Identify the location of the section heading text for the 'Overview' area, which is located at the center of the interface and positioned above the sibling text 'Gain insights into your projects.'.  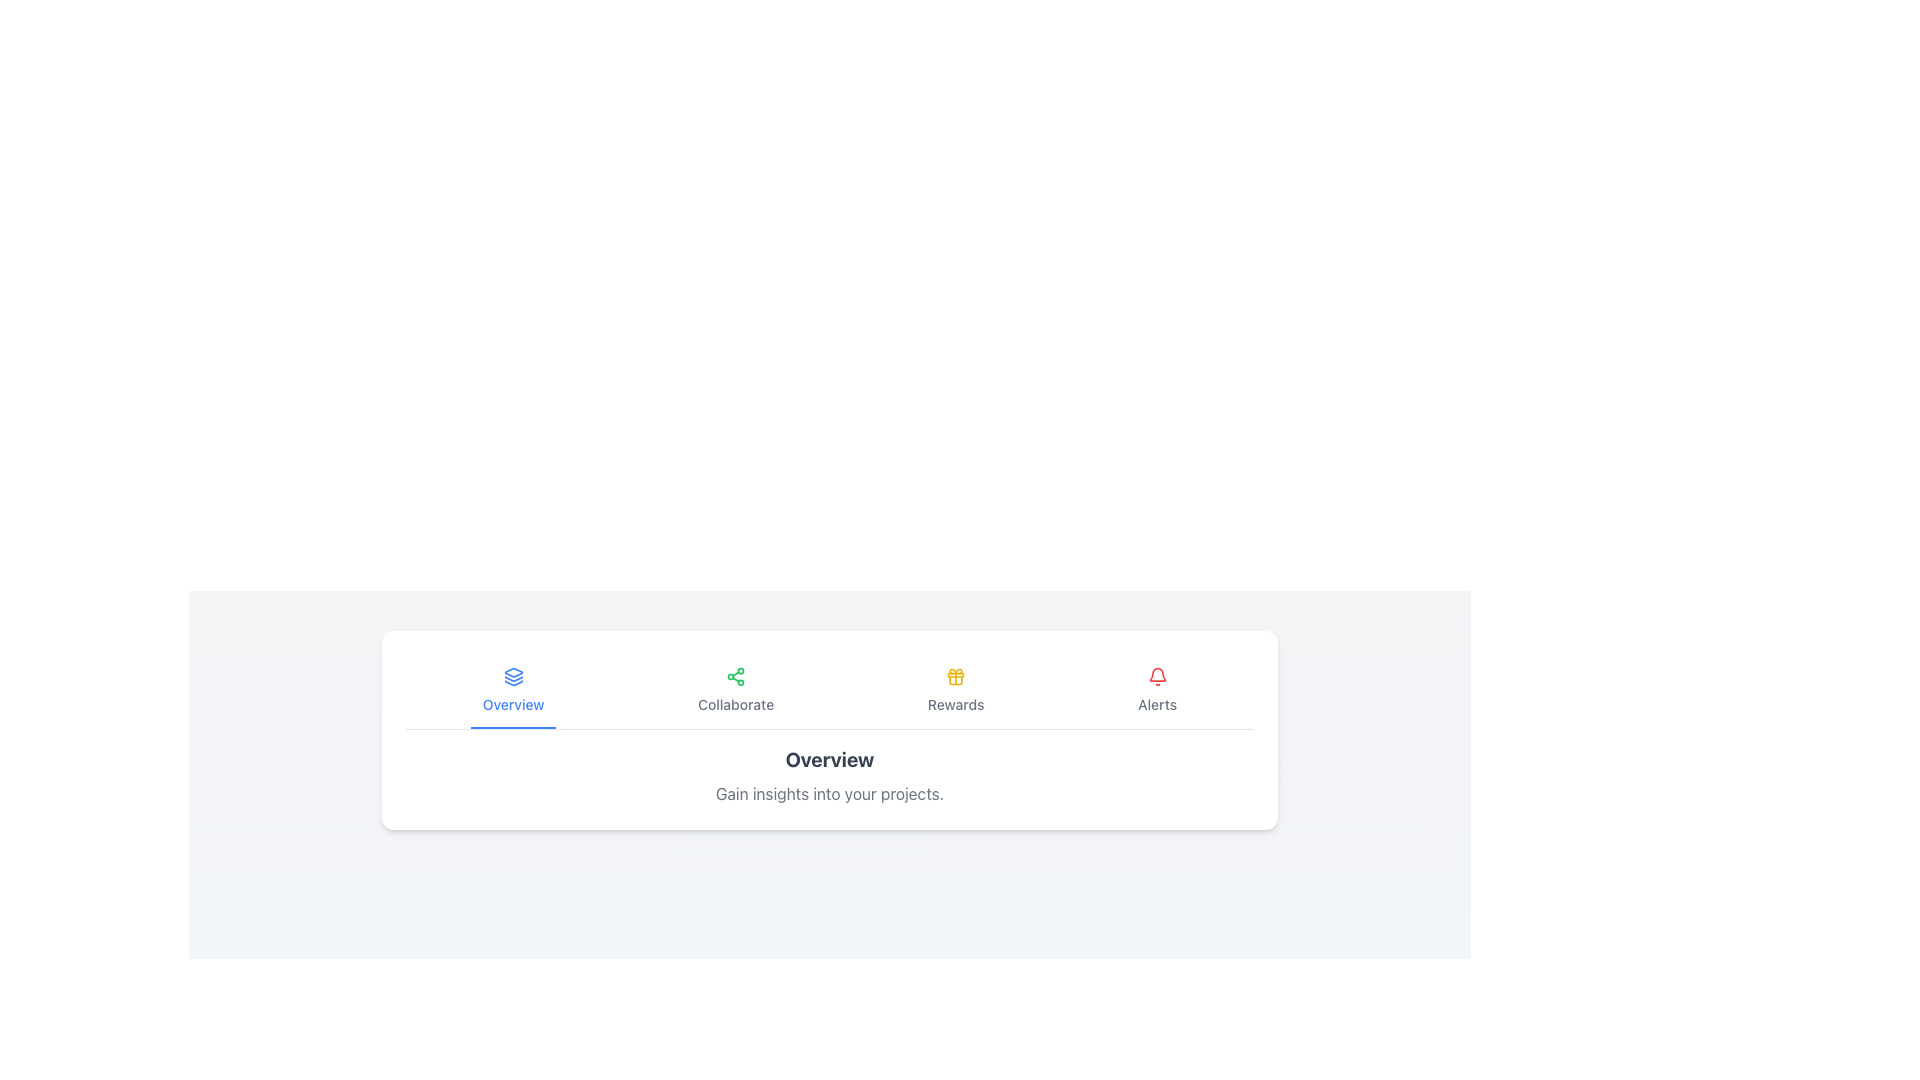
(830, 759).